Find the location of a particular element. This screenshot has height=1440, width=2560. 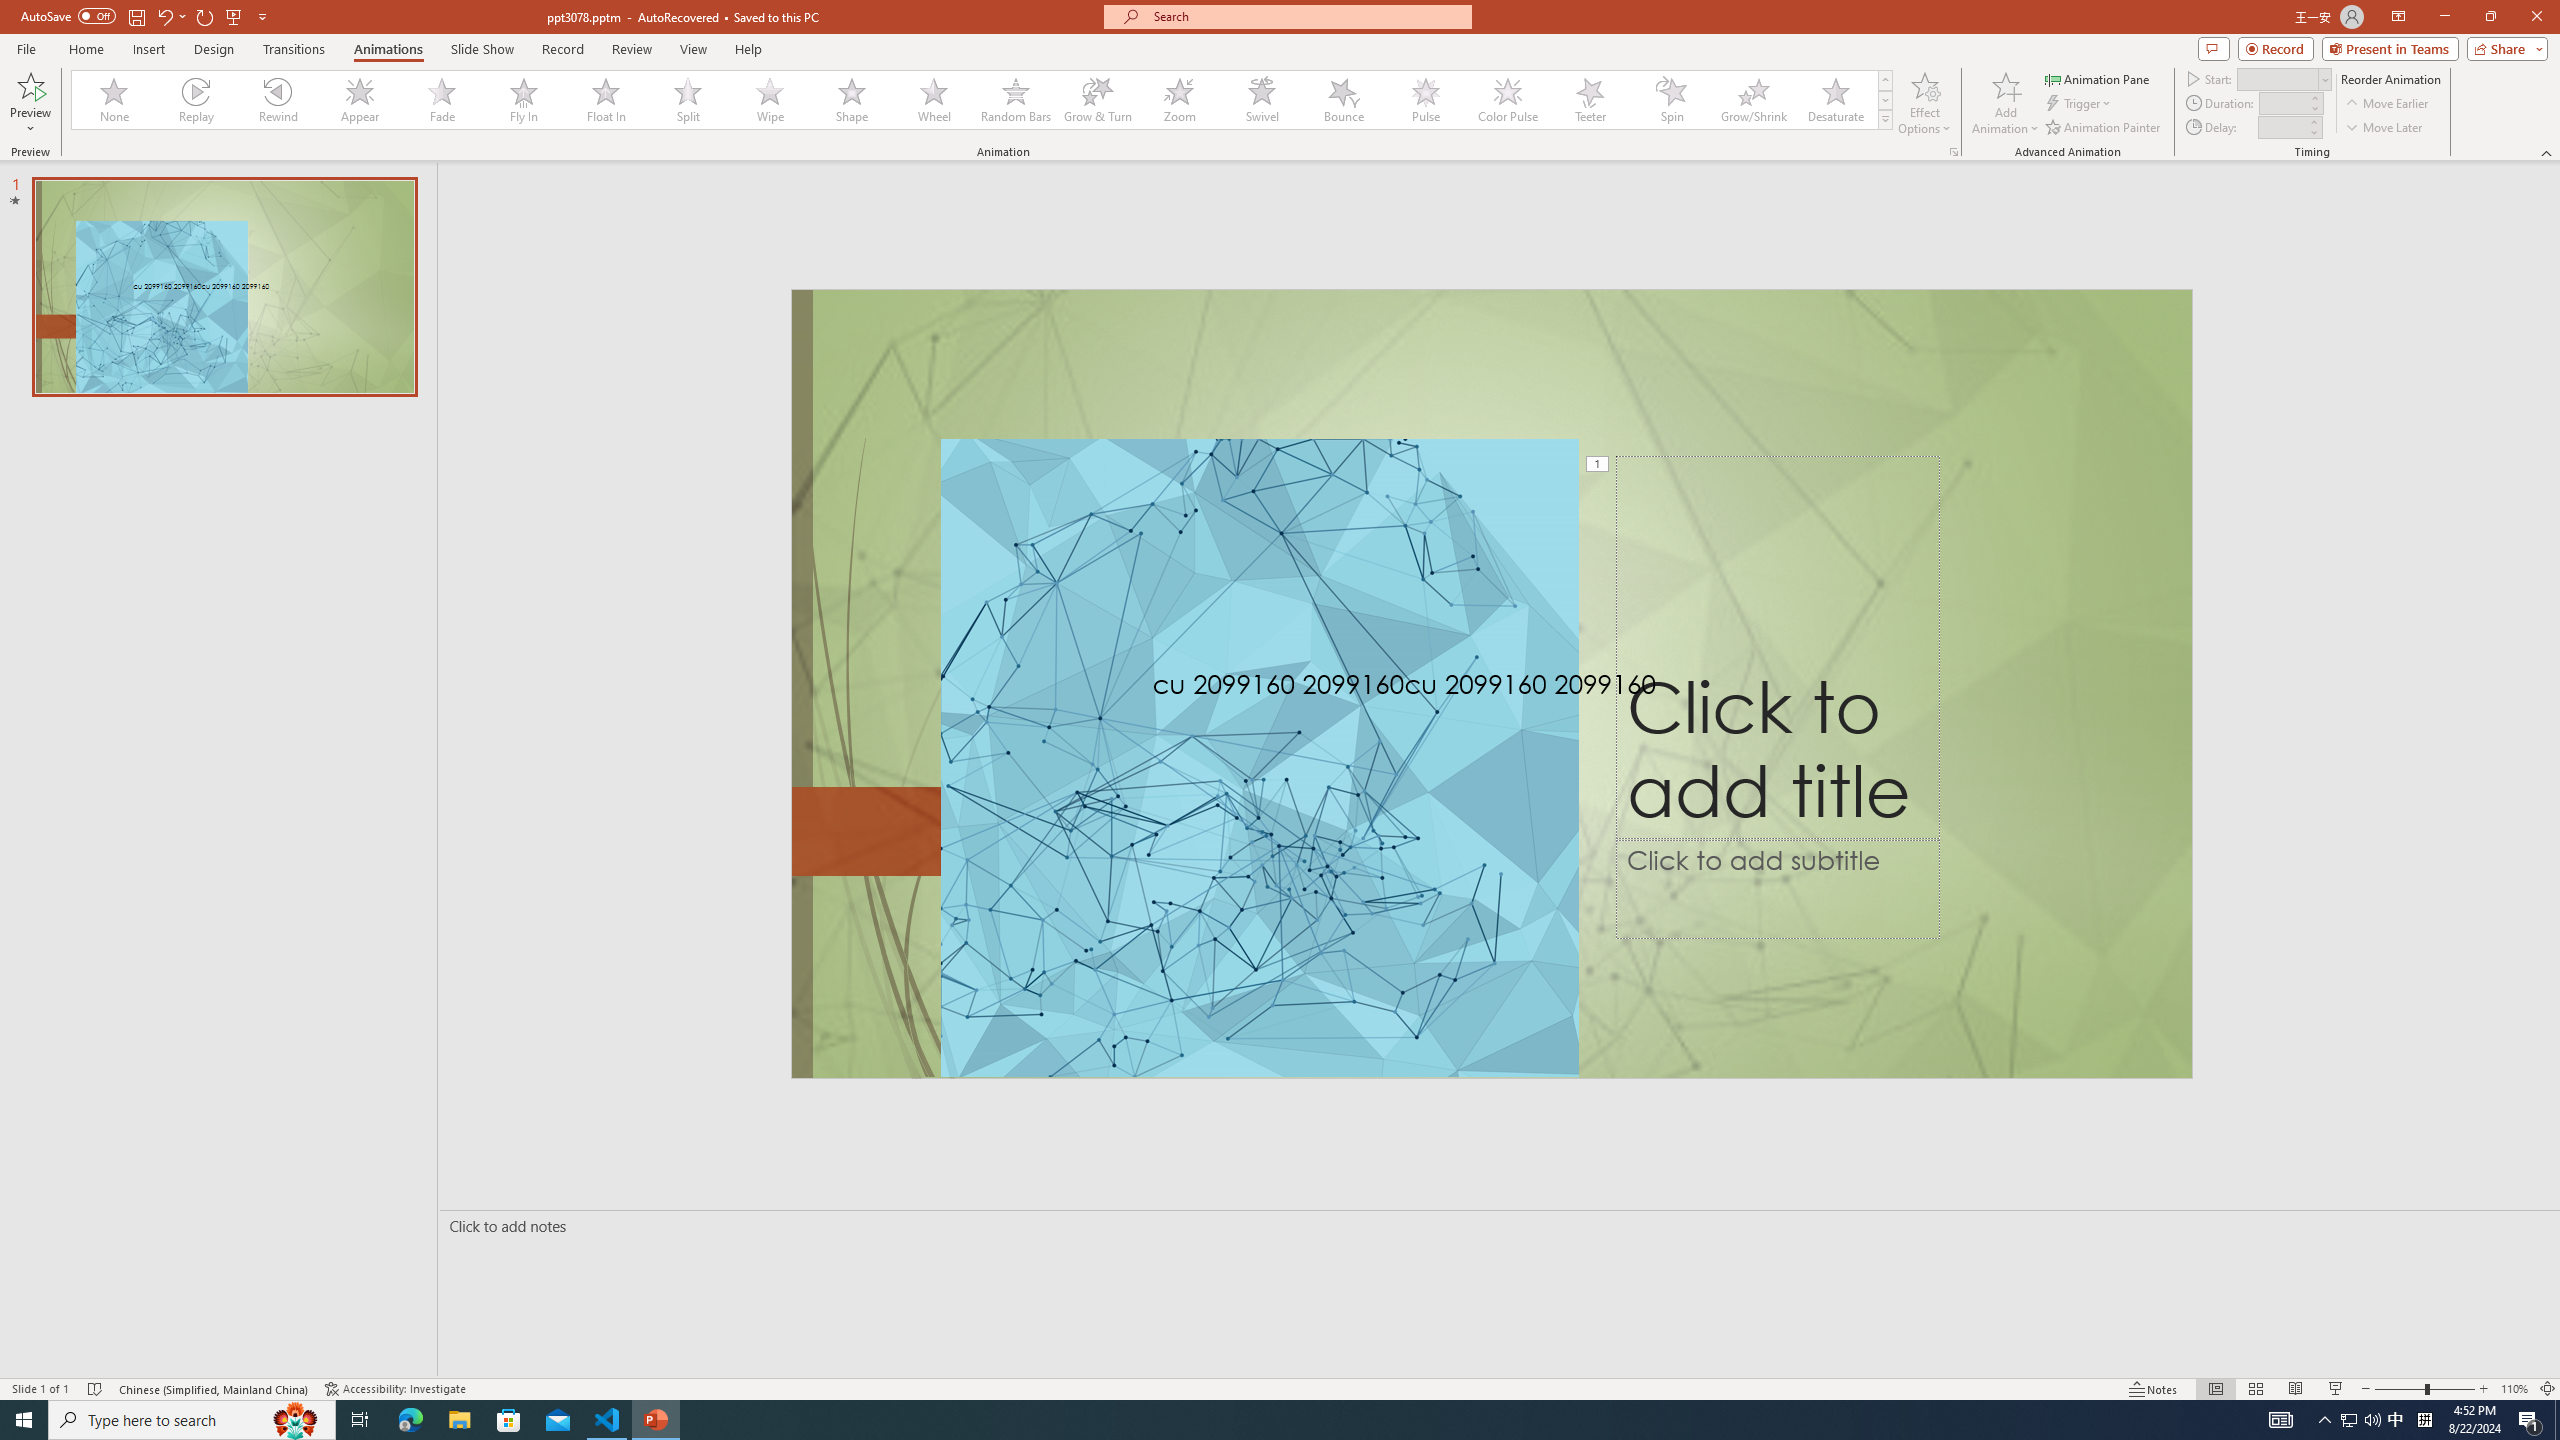

'Color Pulse' is located at coordinates (1507, 99).